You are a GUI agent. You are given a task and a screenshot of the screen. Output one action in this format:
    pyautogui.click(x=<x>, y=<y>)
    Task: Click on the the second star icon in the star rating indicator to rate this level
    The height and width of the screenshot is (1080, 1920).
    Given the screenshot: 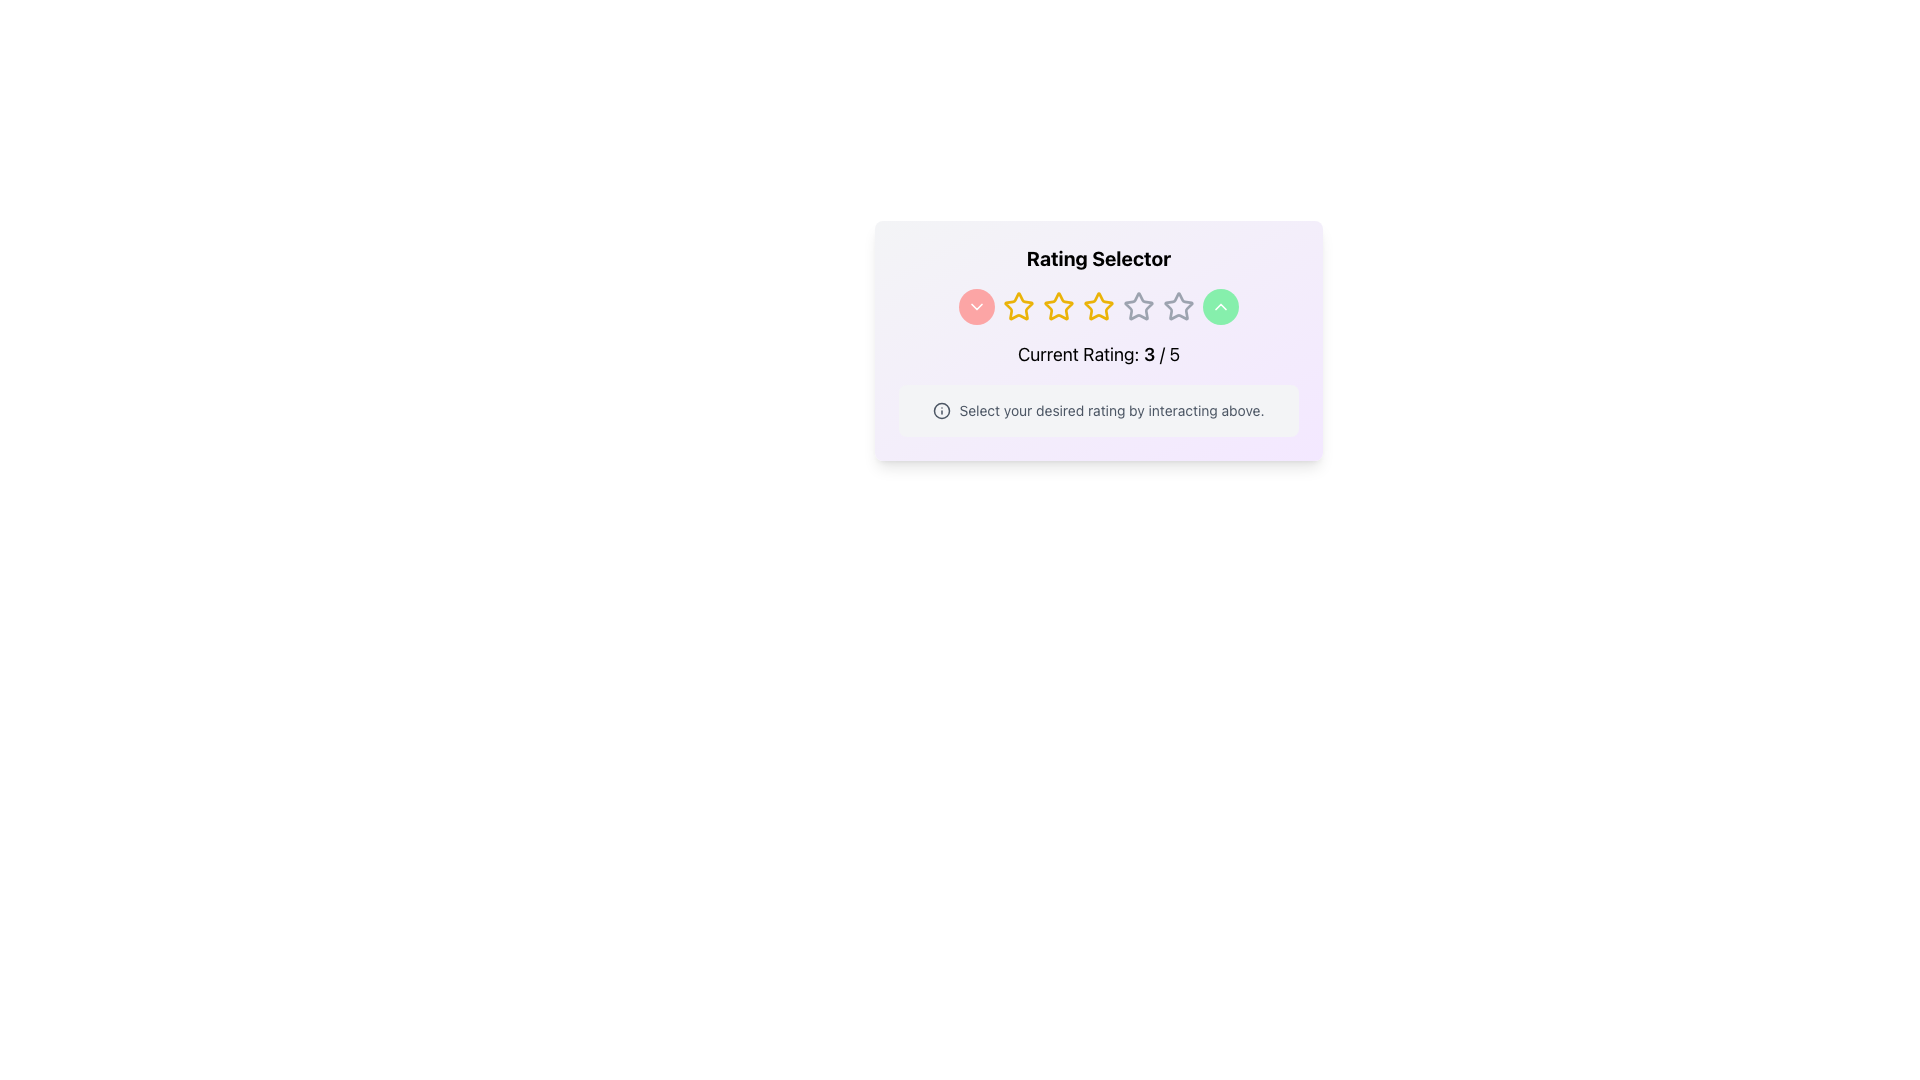 What is the action you would take?
    pyautogui.click(x=1018, y=307)
    